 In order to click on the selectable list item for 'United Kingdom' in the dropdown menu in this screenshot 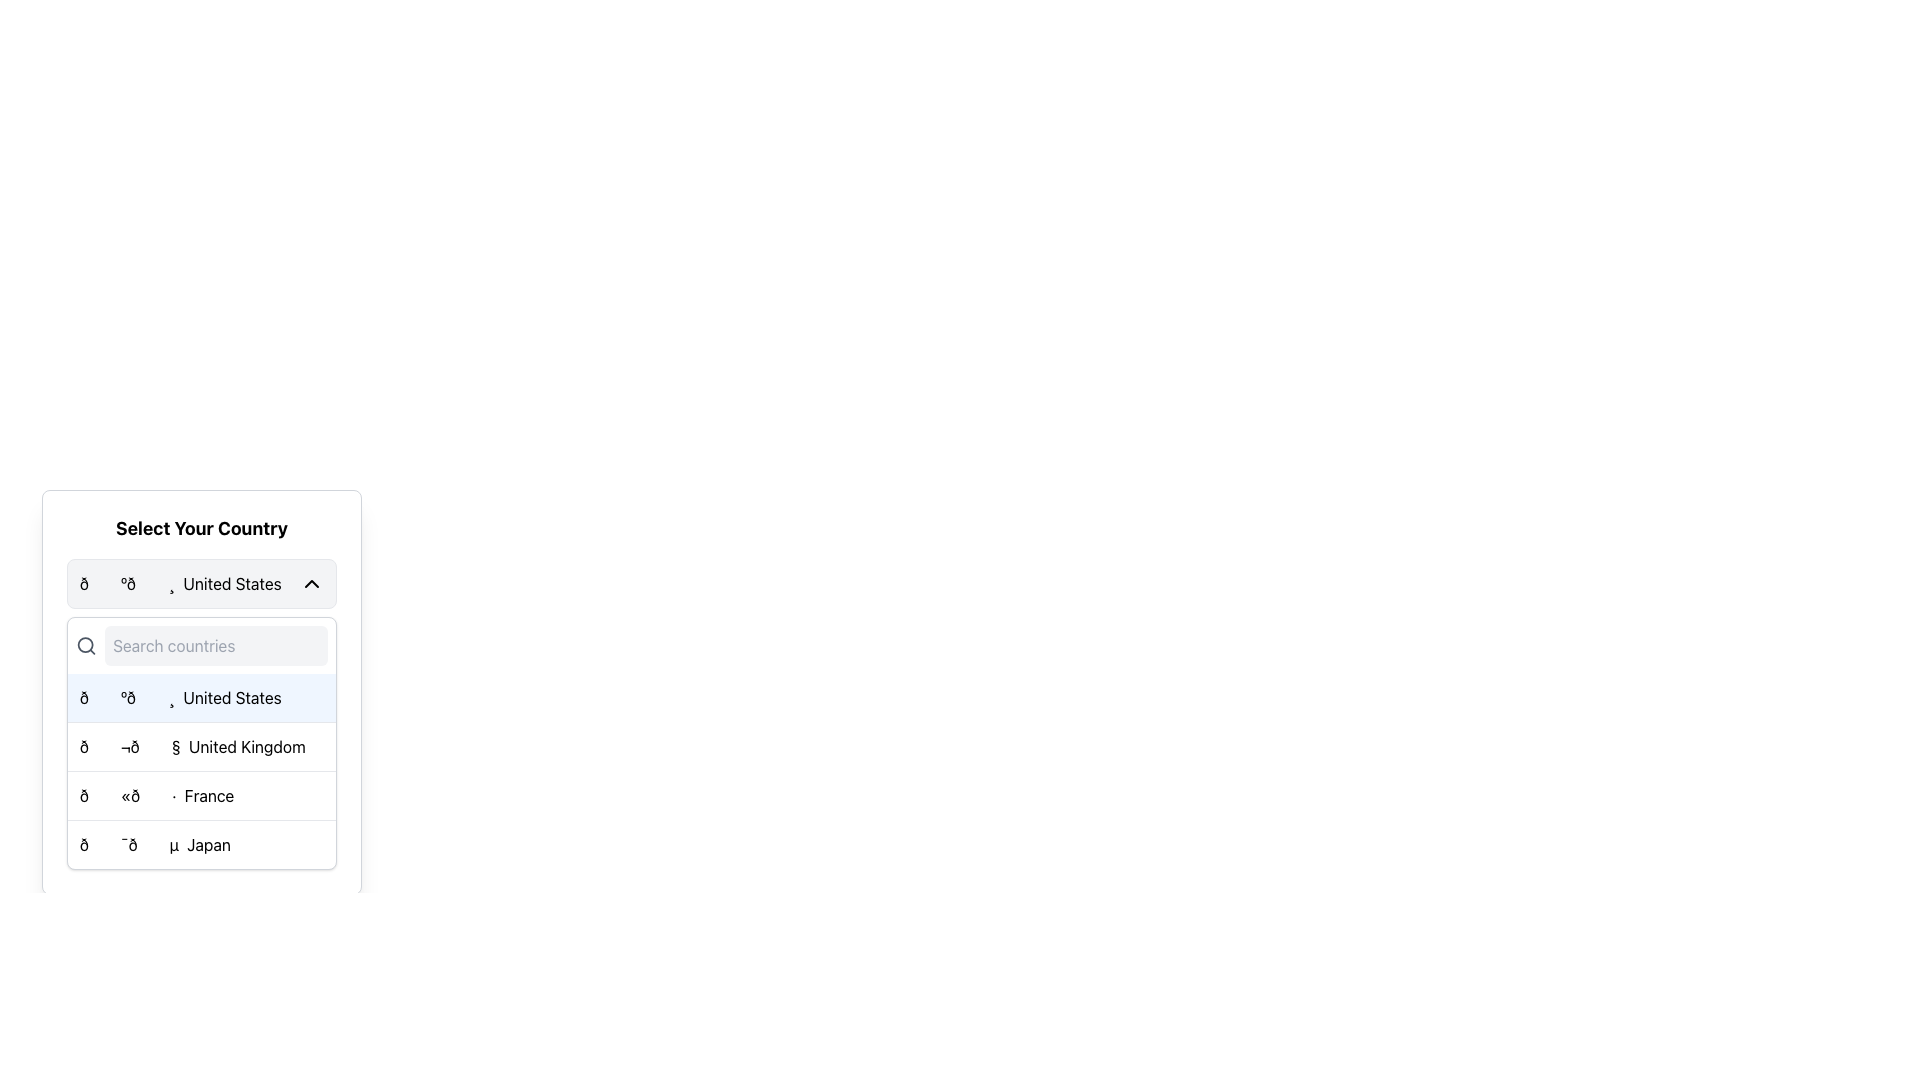, I will do `click(201, 743)`.